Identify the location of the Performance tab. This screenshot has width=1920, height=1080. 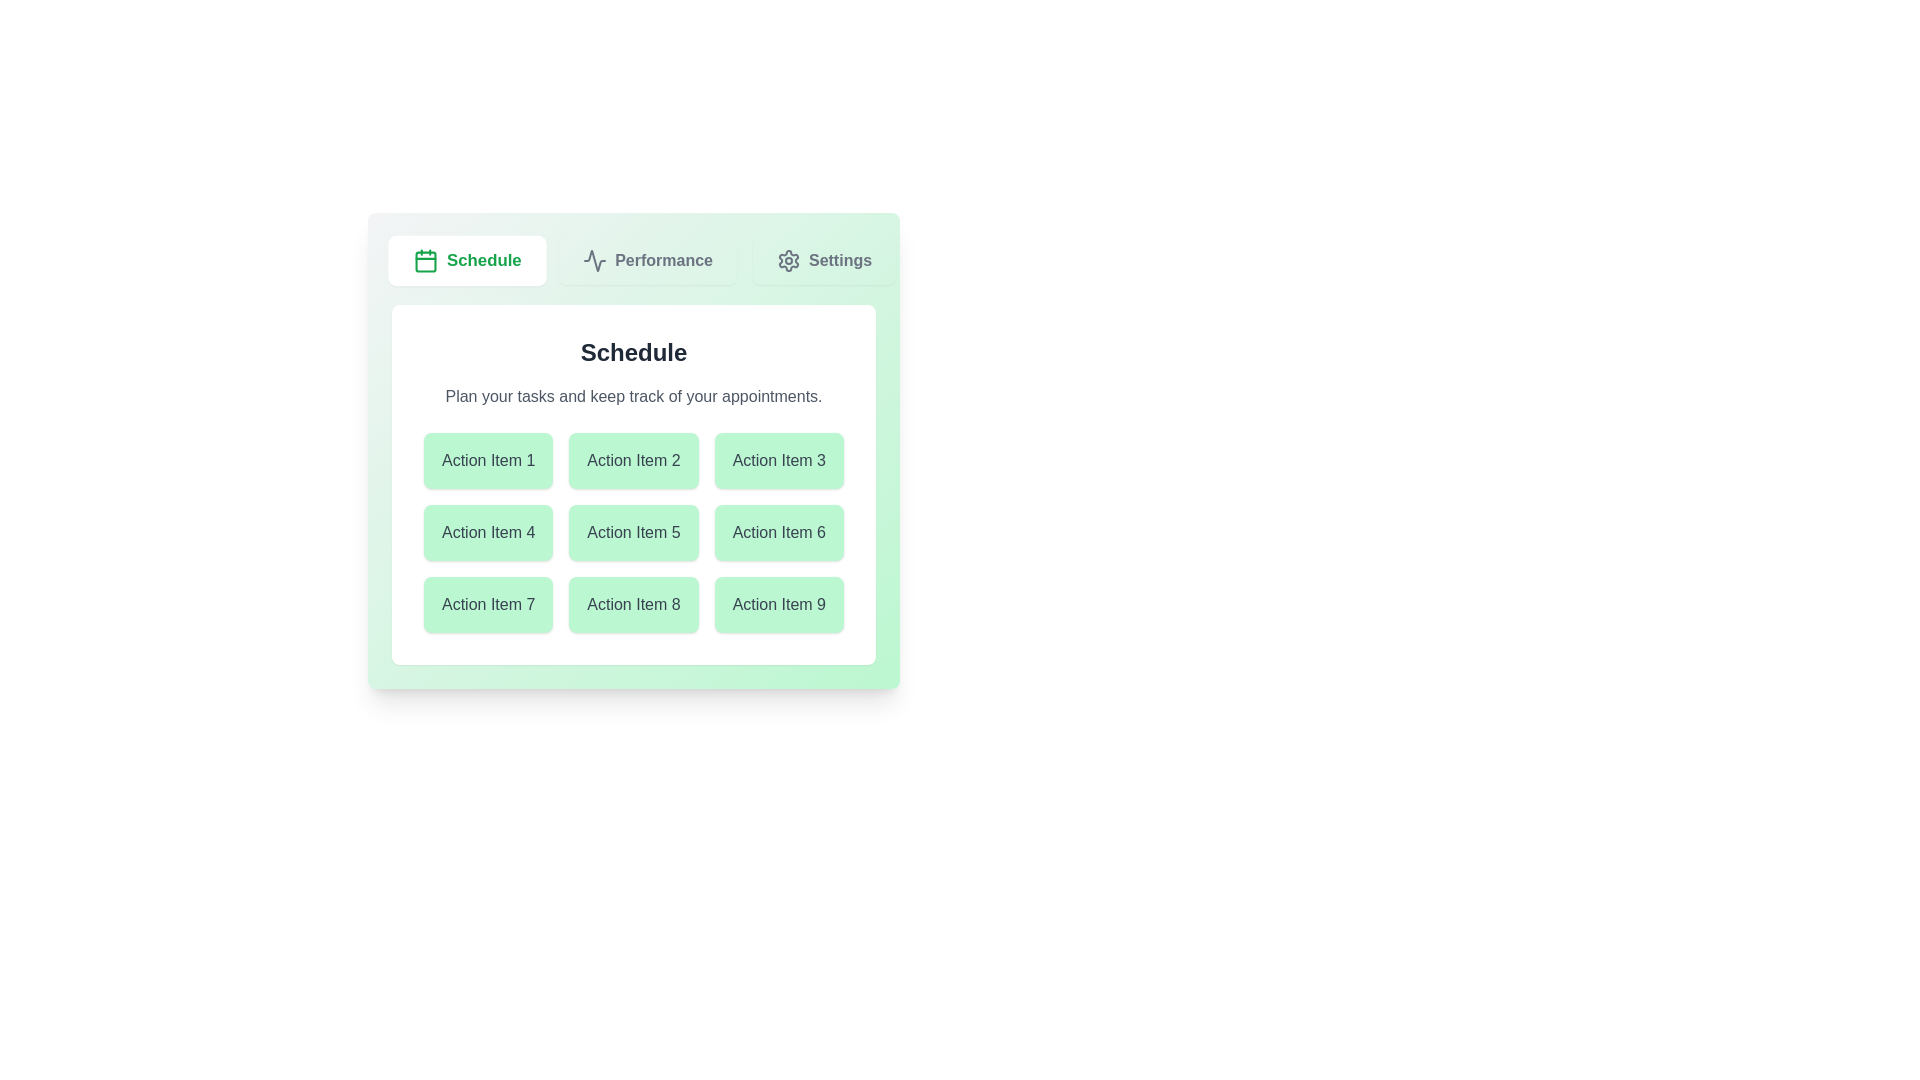
(648, 260).